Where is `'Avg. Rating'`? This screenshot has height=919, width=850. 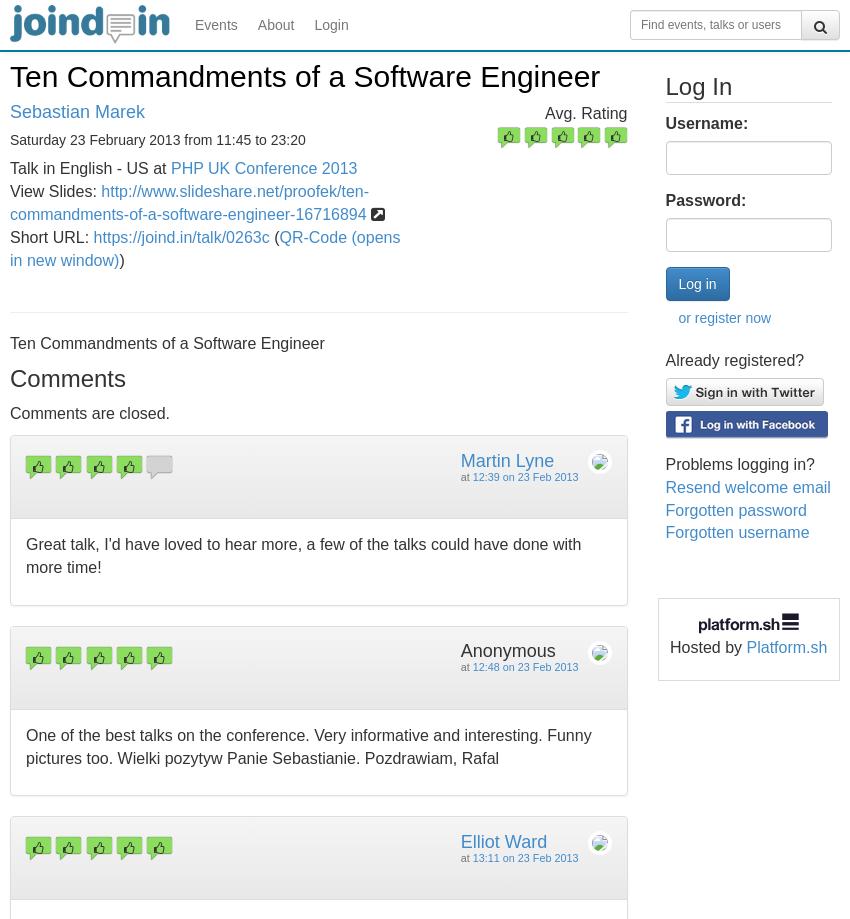 'Avg. Rating' is located at coordinates (585, 112).